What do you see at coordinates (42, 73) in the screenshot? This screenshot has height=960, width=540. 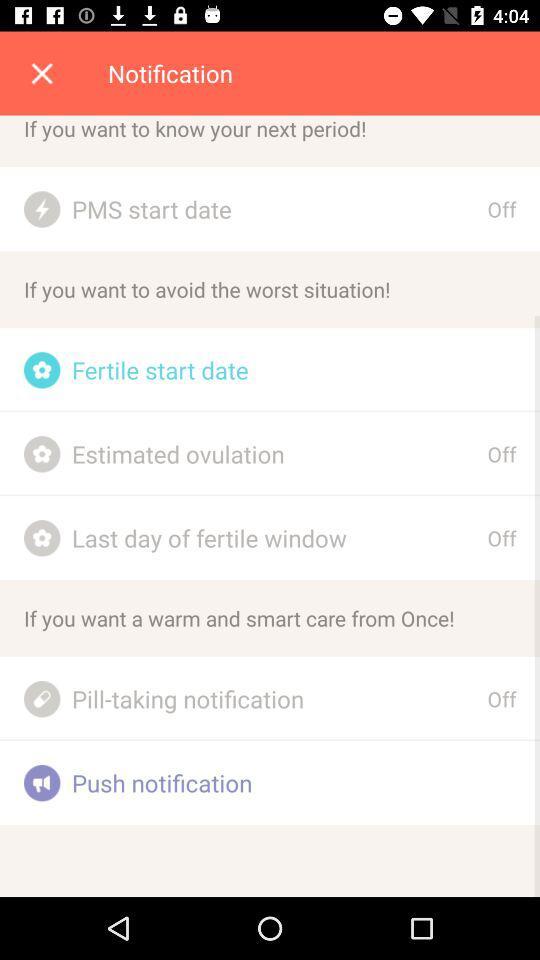 I see `the close icon` at bounding box center [42, 73].